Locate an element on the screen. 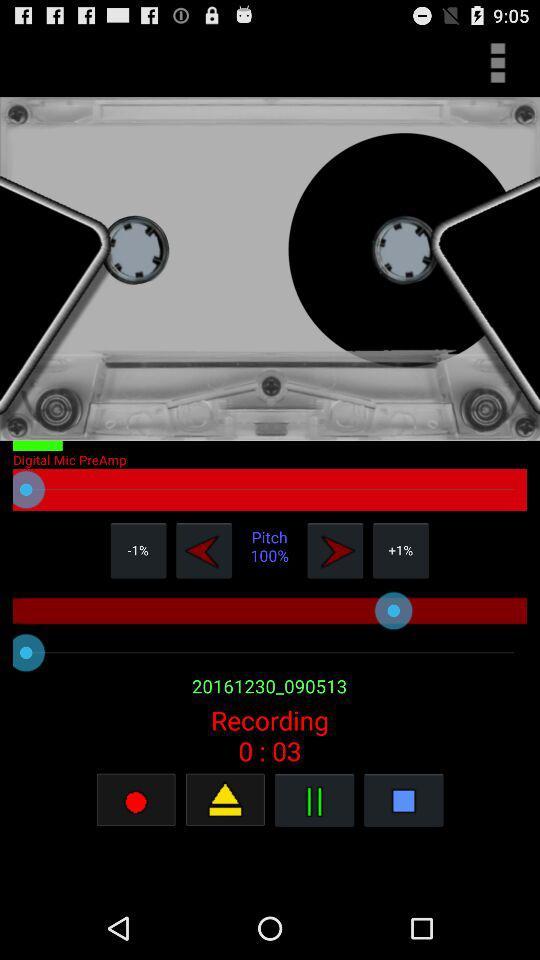 The image size is (540, 960). open main menu is located at coordinates (496, 62).